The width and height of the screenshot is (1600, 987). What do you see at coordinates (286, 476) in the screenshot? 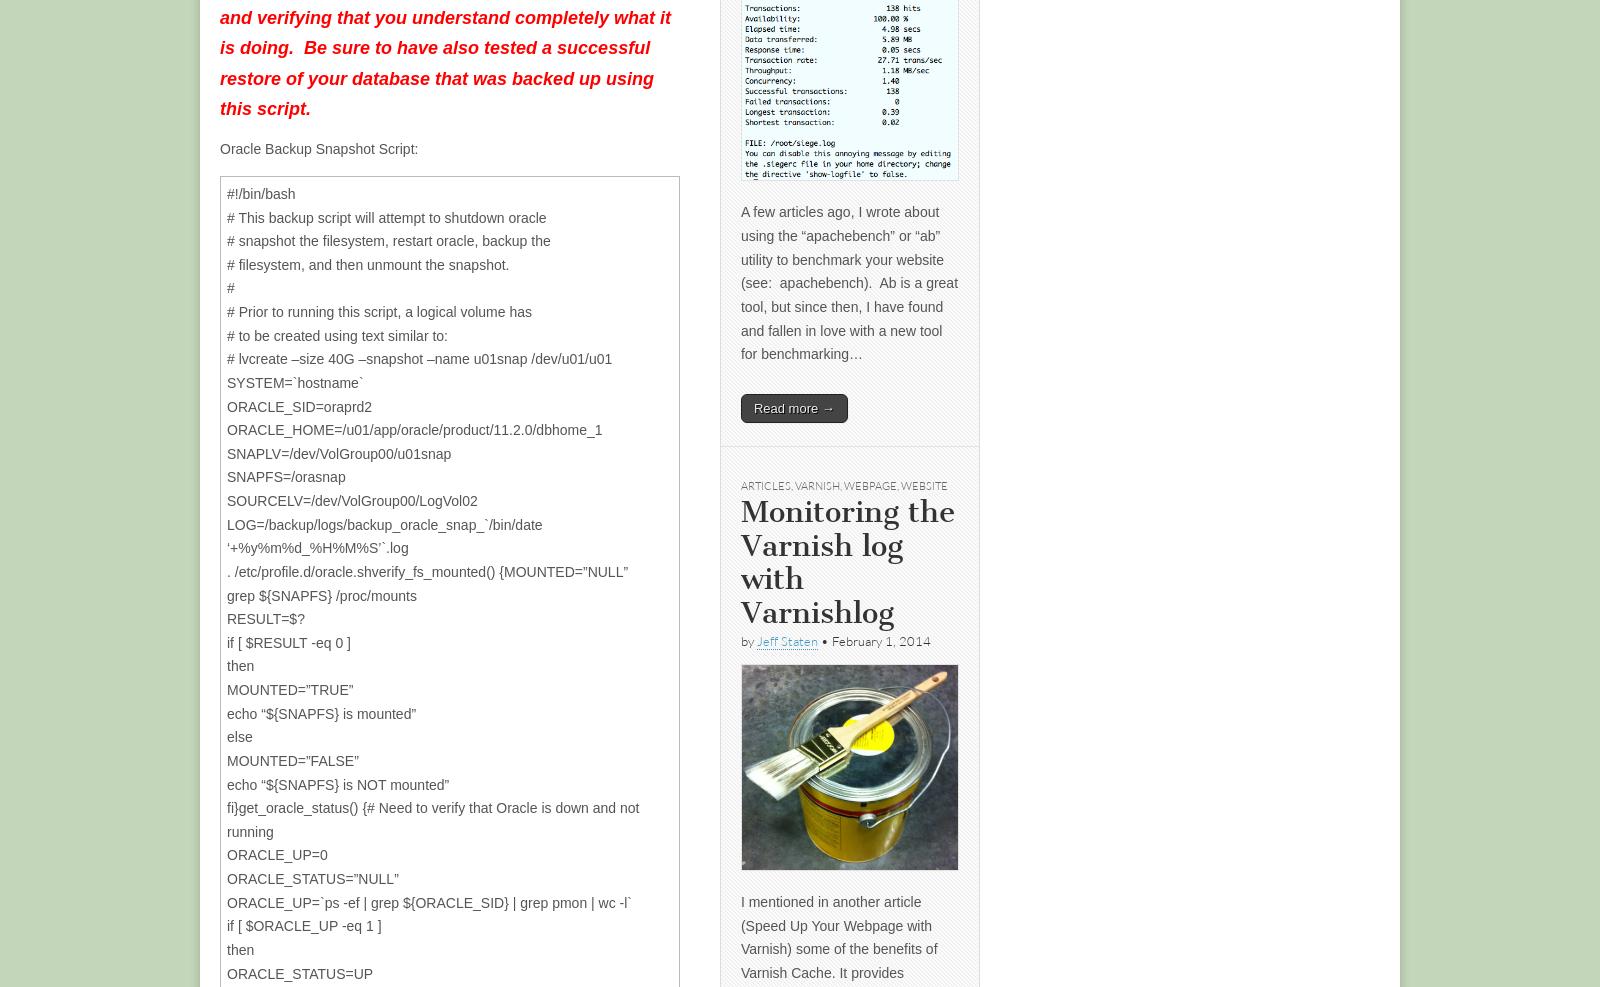
I see `'SNAPFS=/orasnap'` at bounding box center [286, 476].